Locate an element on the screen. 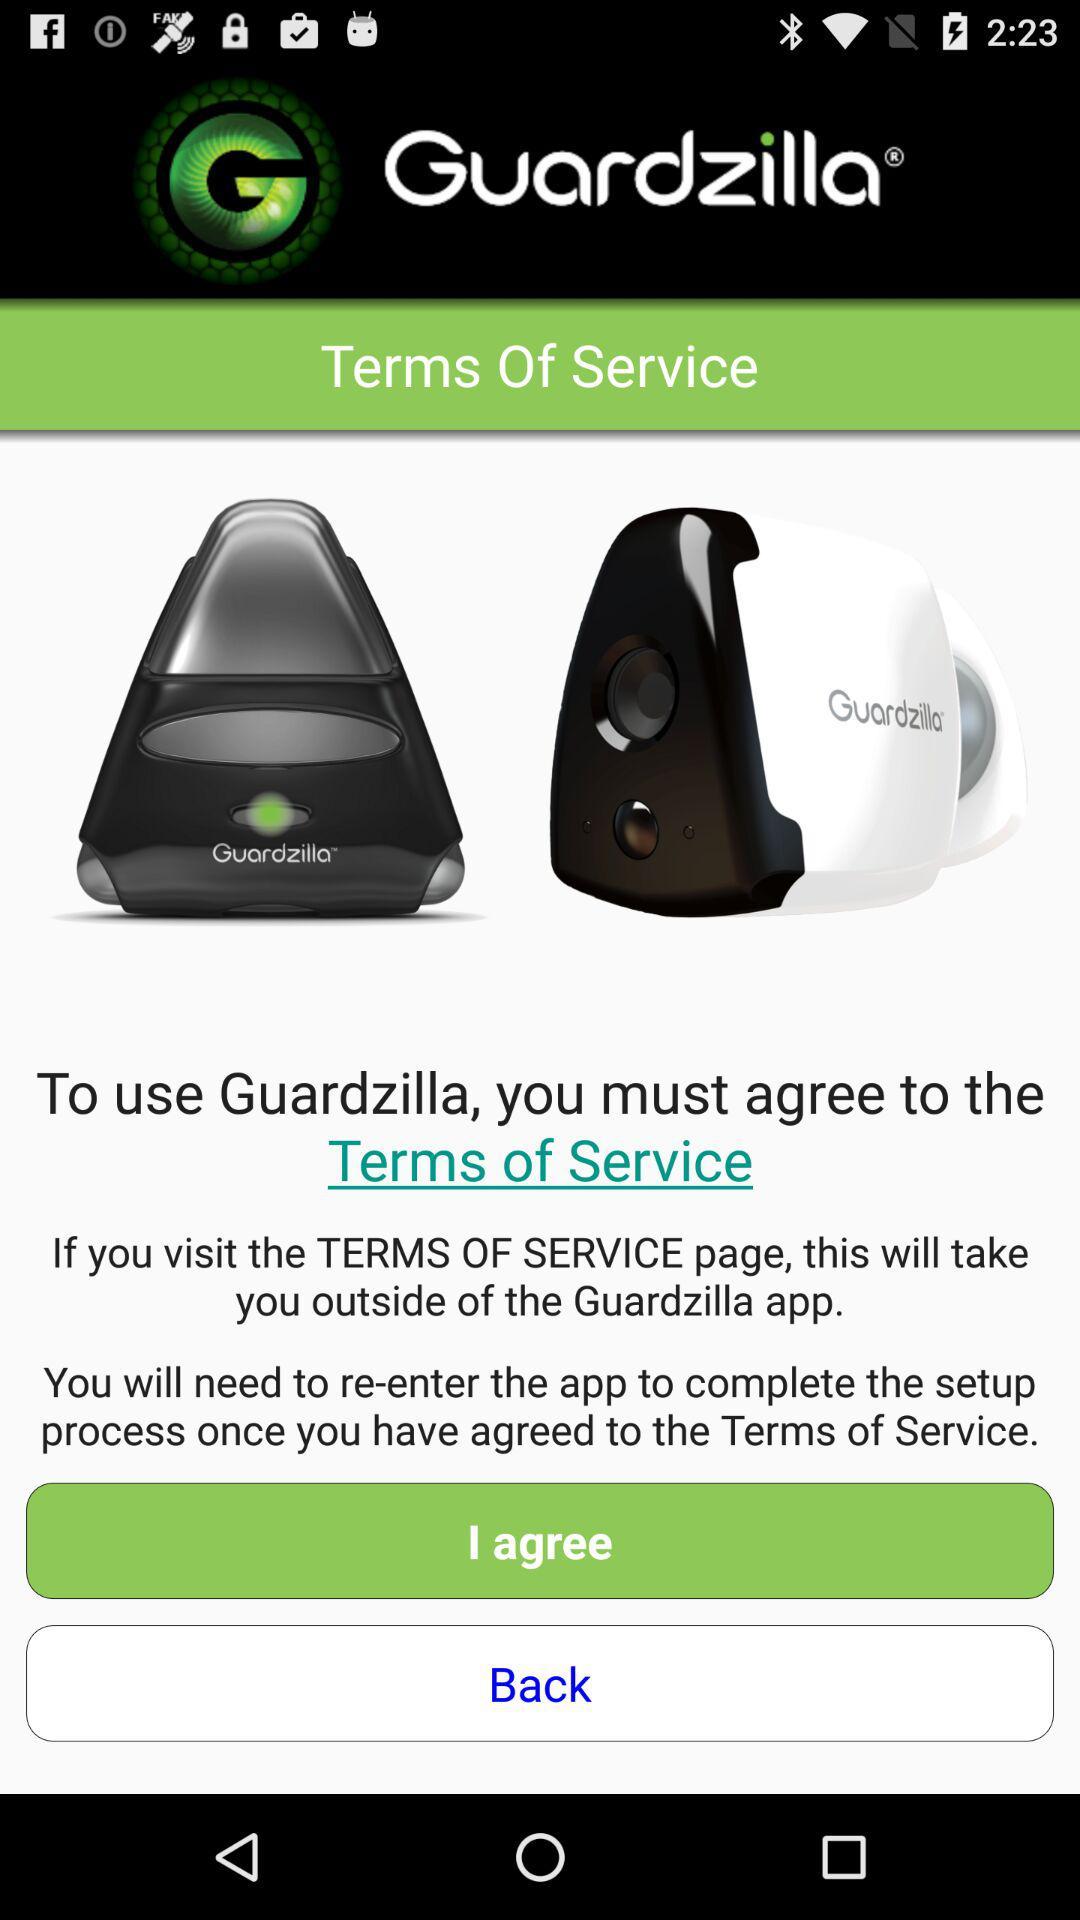  the to use guardzilla is located at coordinates (540, 1124).